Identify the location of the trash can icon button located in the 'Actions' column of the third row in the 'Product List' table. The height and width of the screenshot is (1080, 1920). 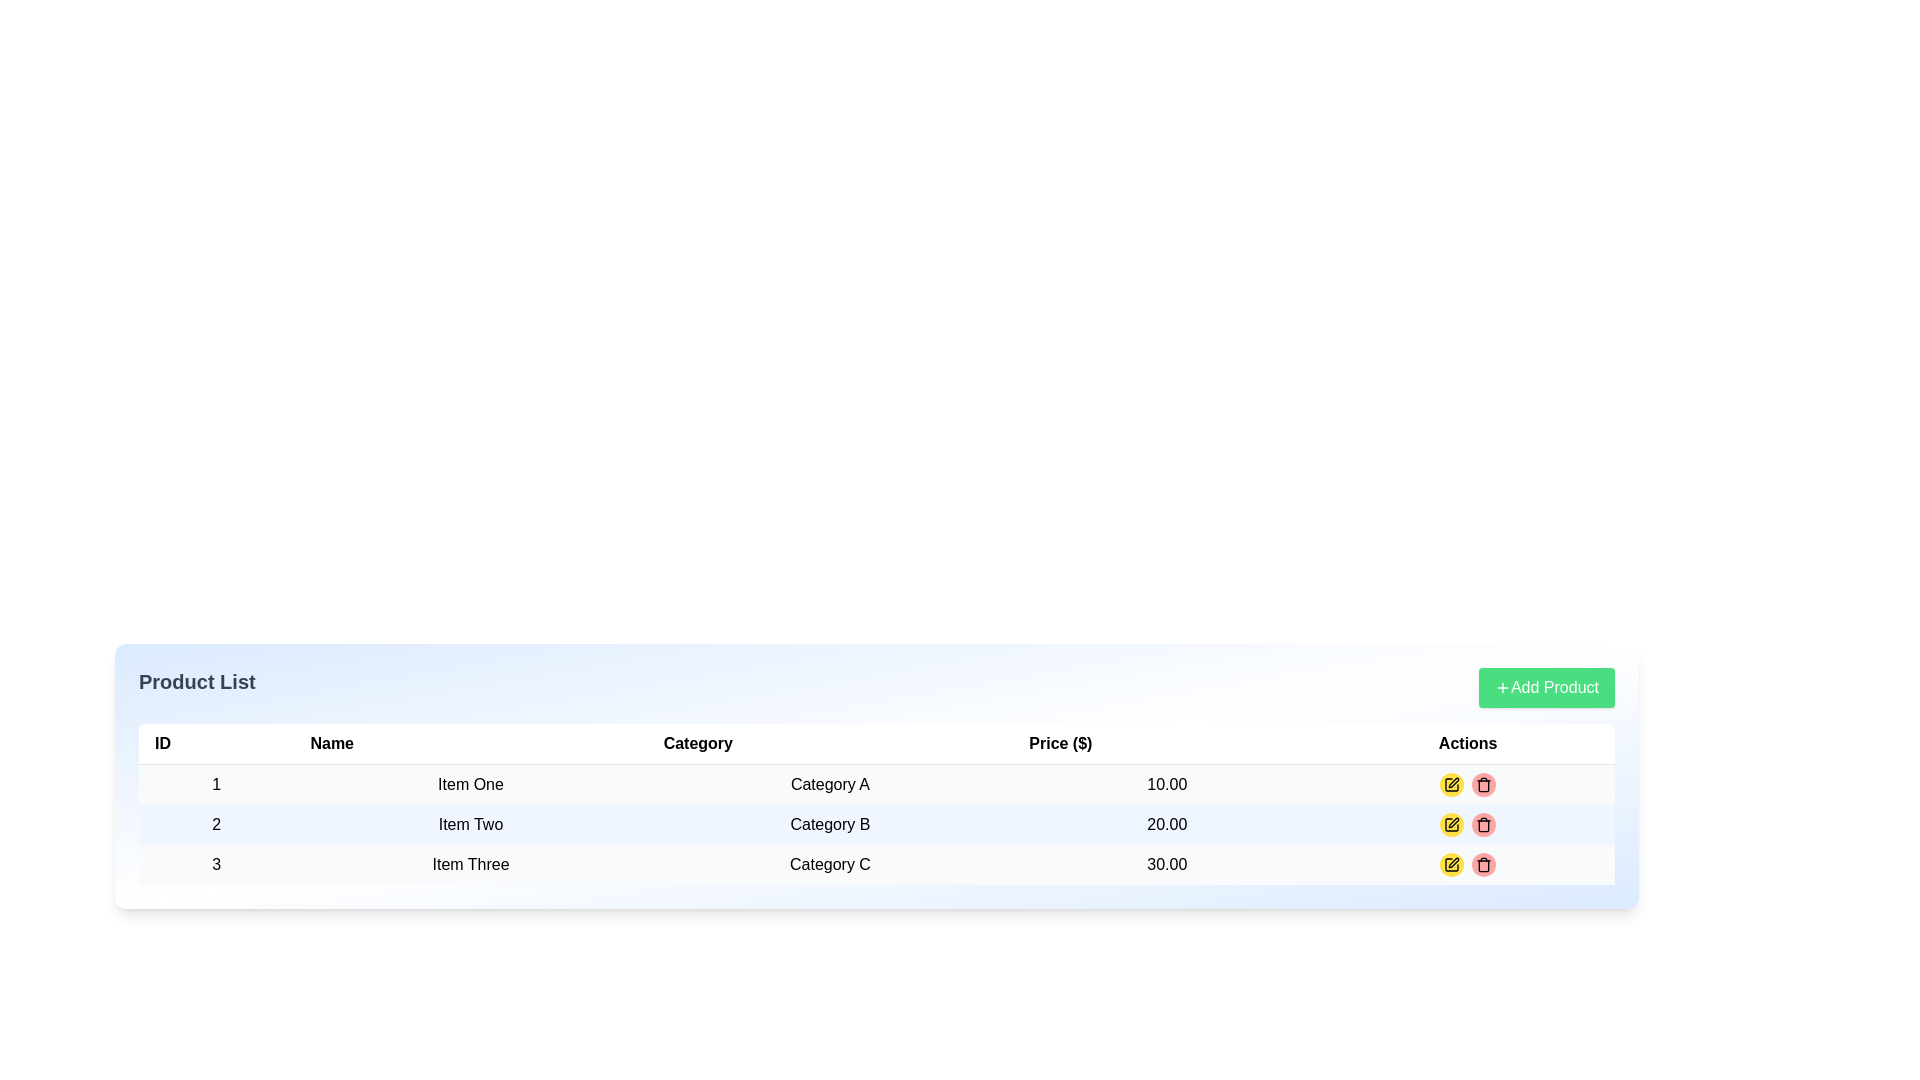
(1484, 863).